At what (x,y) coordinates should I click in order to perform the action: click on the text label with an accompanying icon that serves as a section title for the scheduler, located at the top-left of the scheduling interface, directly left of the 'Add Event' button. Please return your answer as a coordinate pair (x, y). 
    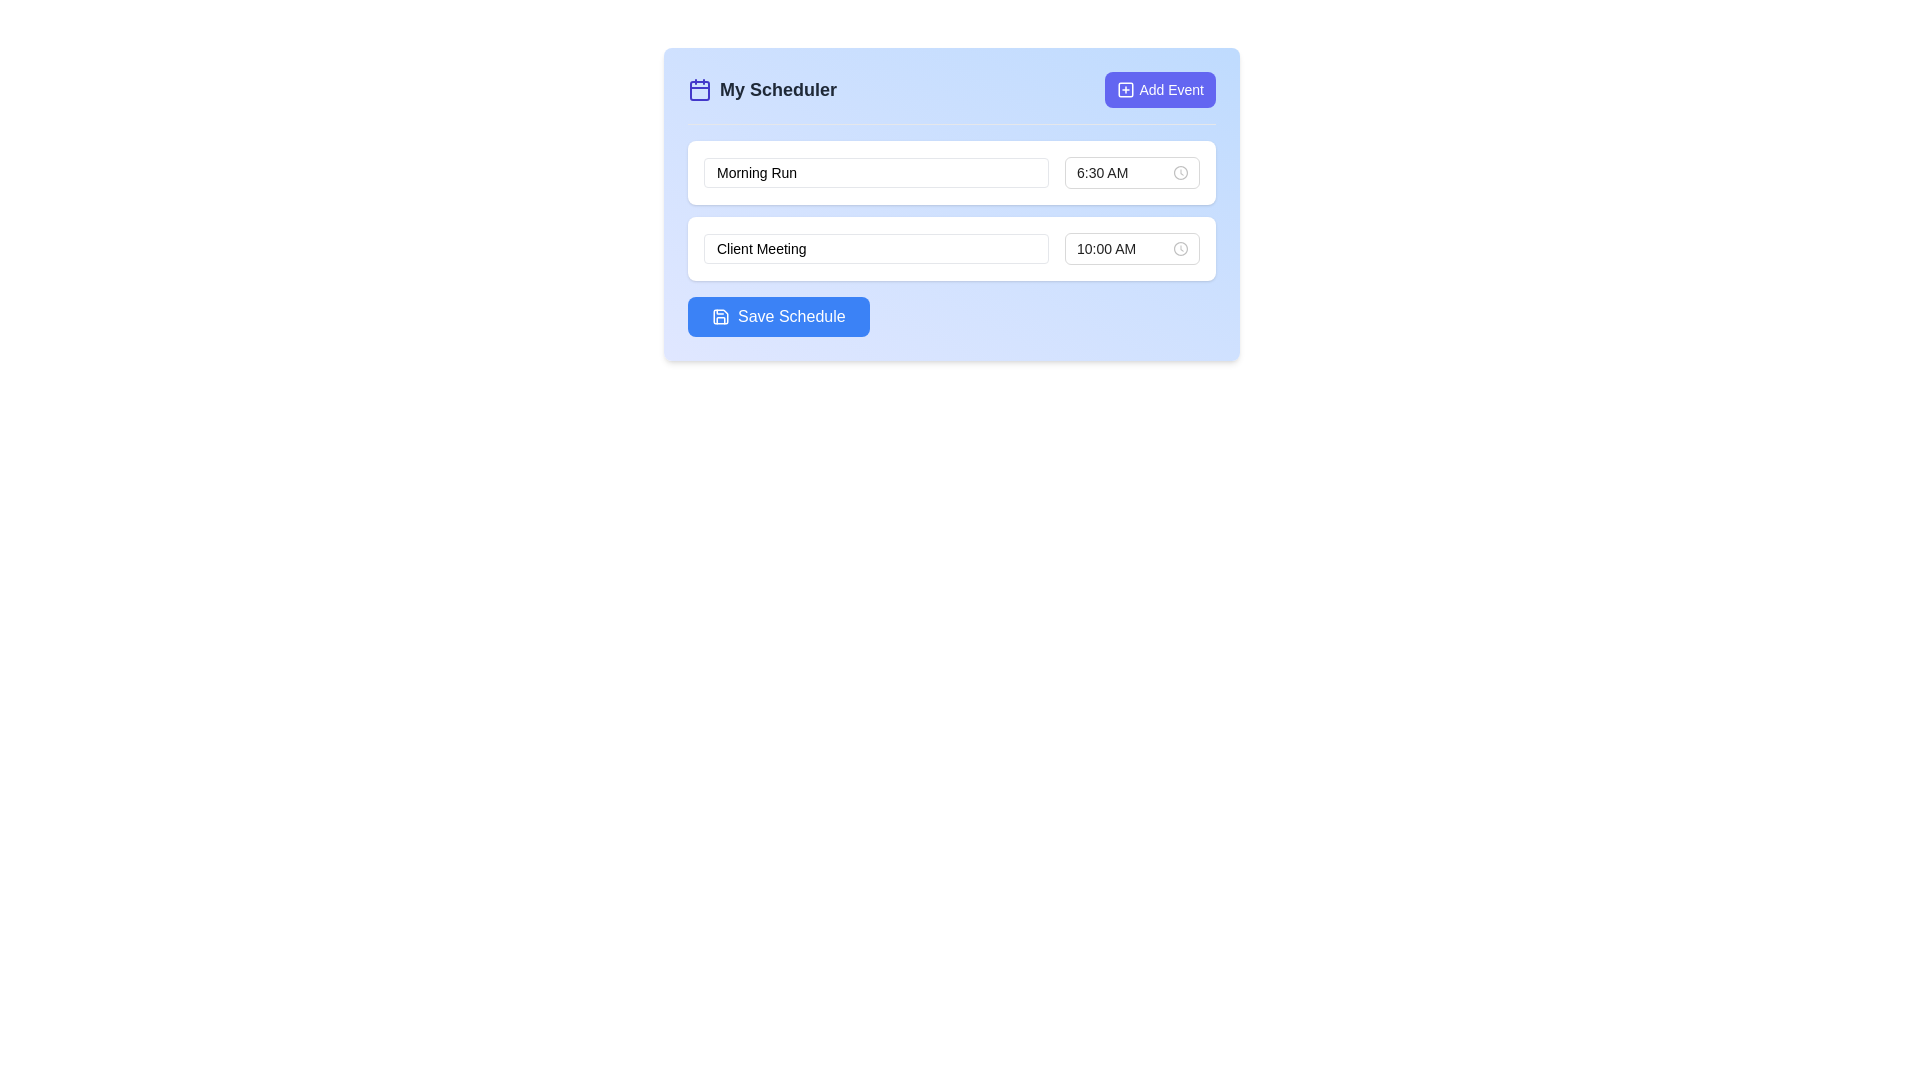
    Looking at the image, I should click on (761, 88).